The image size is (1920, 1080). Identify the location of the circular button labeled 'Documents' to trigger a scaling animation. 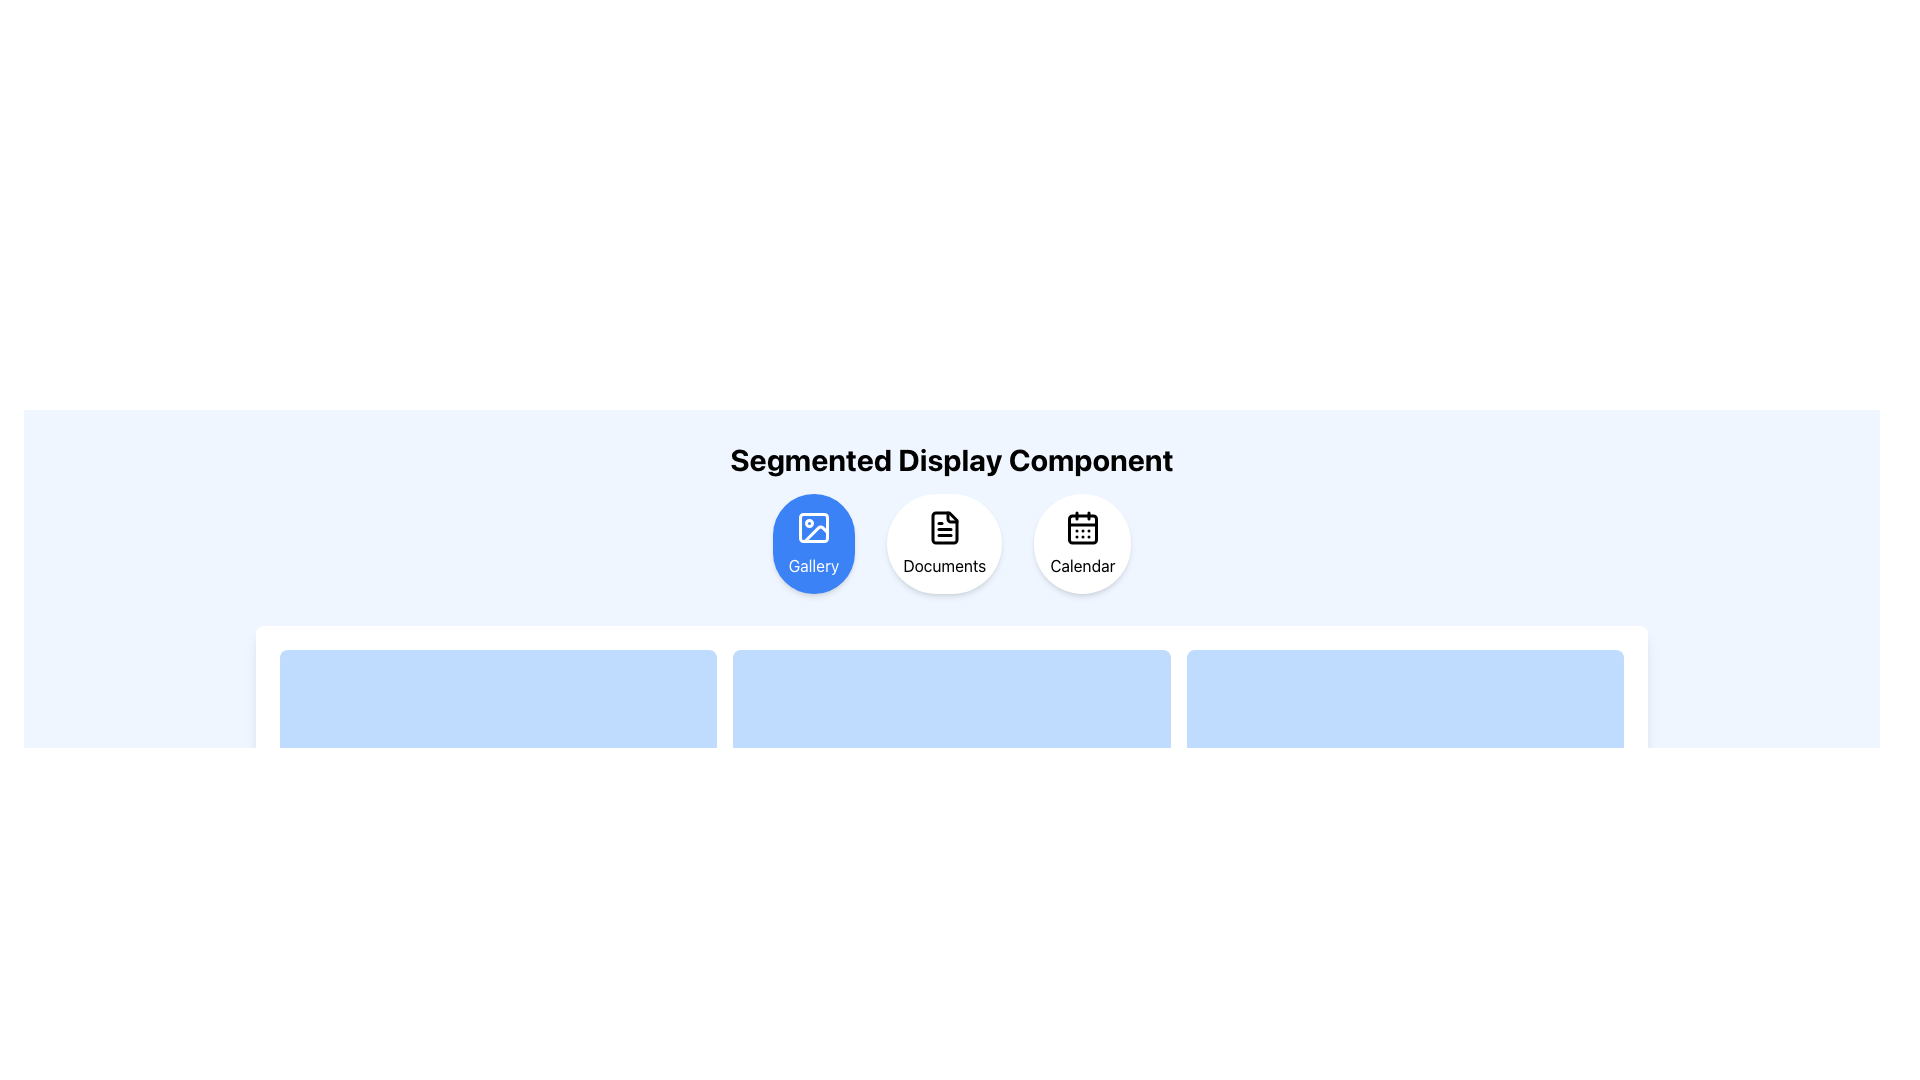
(950, 543).